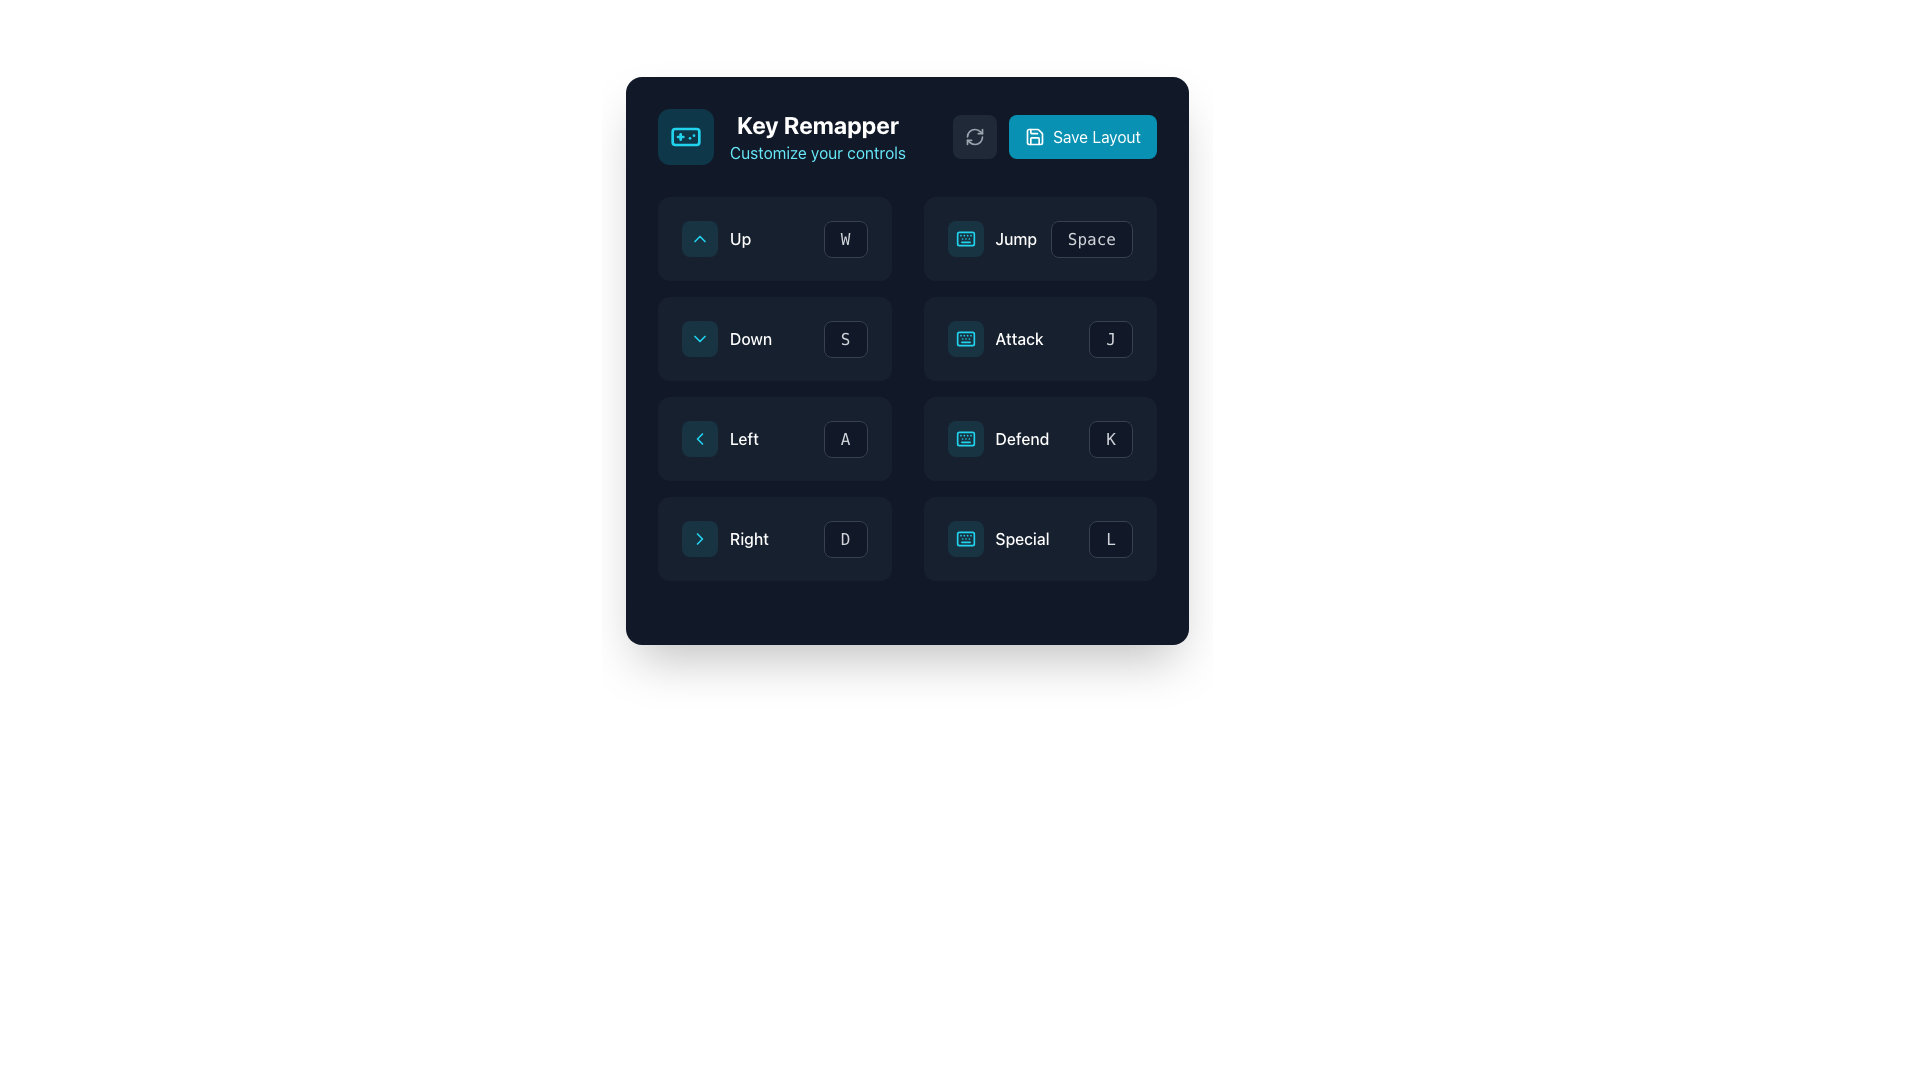 This screenshot has width=1920, height=1080. Describe the element at coordinates (1022, 538) in the screenshot. I see `the text label displaying 'Special' in white font, which is located in the bottom-right section of the key remapping interface, next to the label 'L' under the heading 'Right'` at that location.